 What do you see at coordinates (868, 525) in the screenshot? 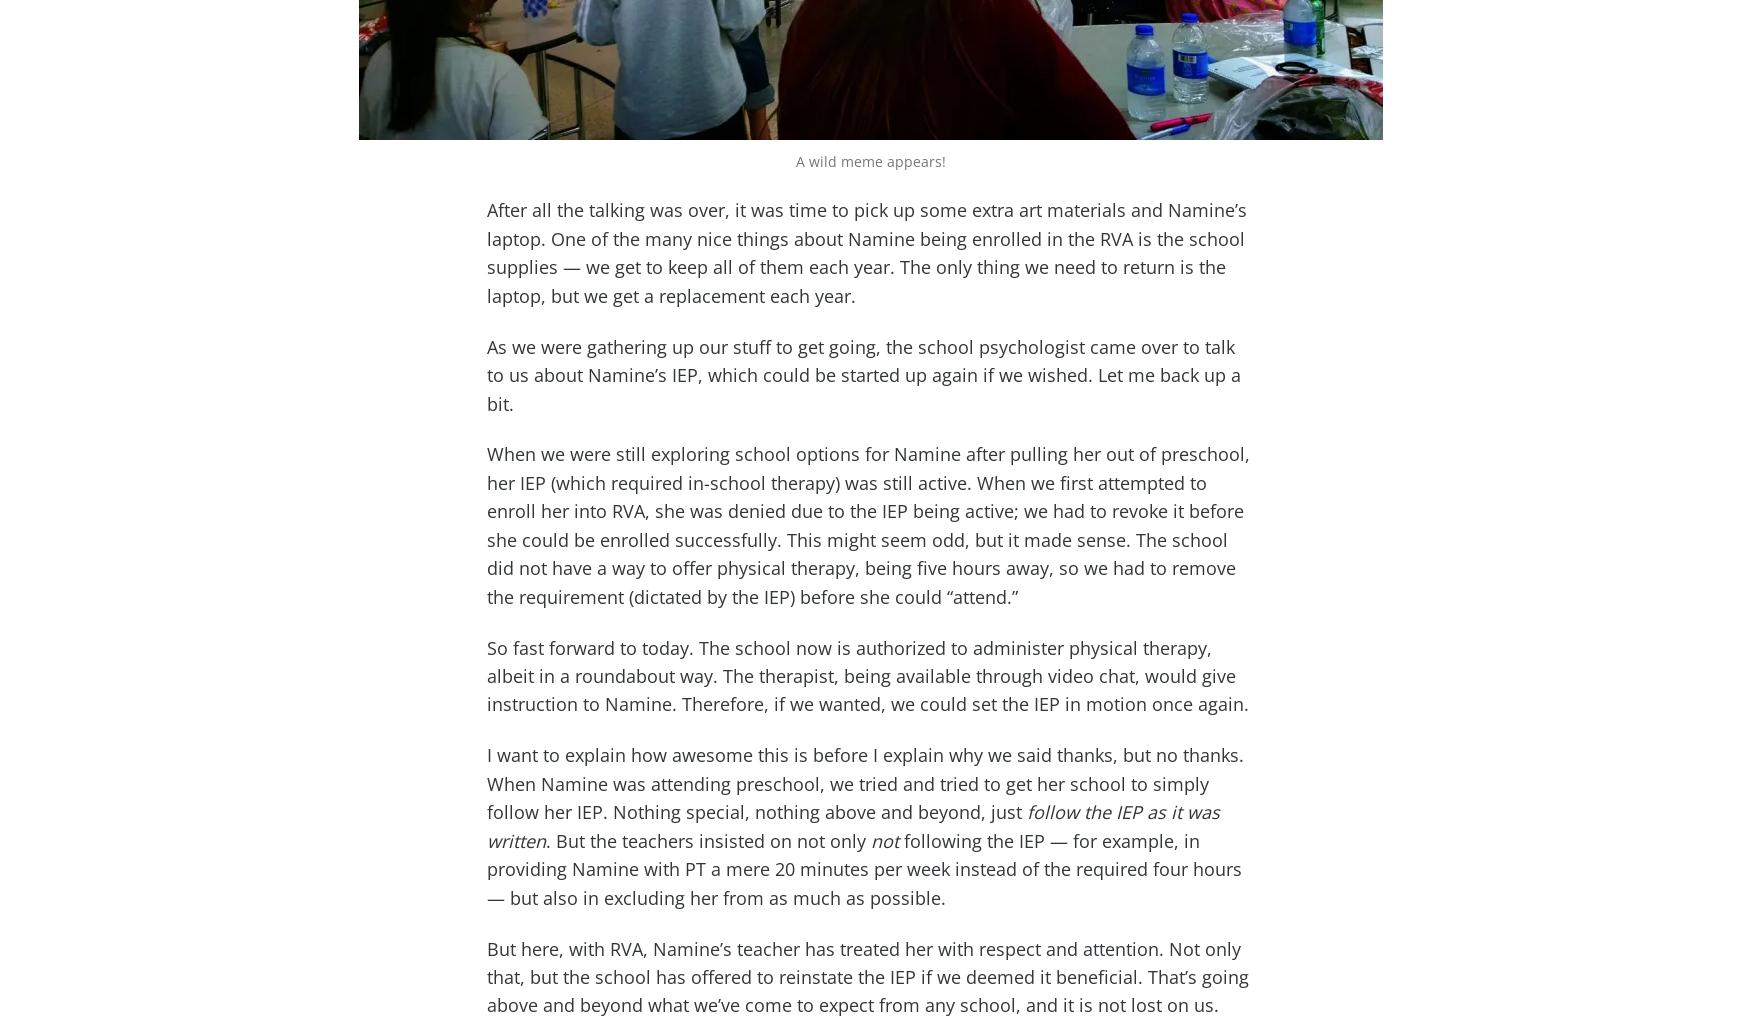
I see `'When we were still exploring school options for Namine after pulling her out of preschool, her IEP (which required in-school therapy) was still active. When we first attempted to enroll her into RVA, she was denied due to the IEP being active; we had to revoke it before she could be enrolled successfully. This might seem odd, but it made sense. The school did not have a way to offer physical therapy, being five hours away, so we had to remove the requirement (dictated by the IEP) before she could “attend.”'` at bounding box center [868, 525].